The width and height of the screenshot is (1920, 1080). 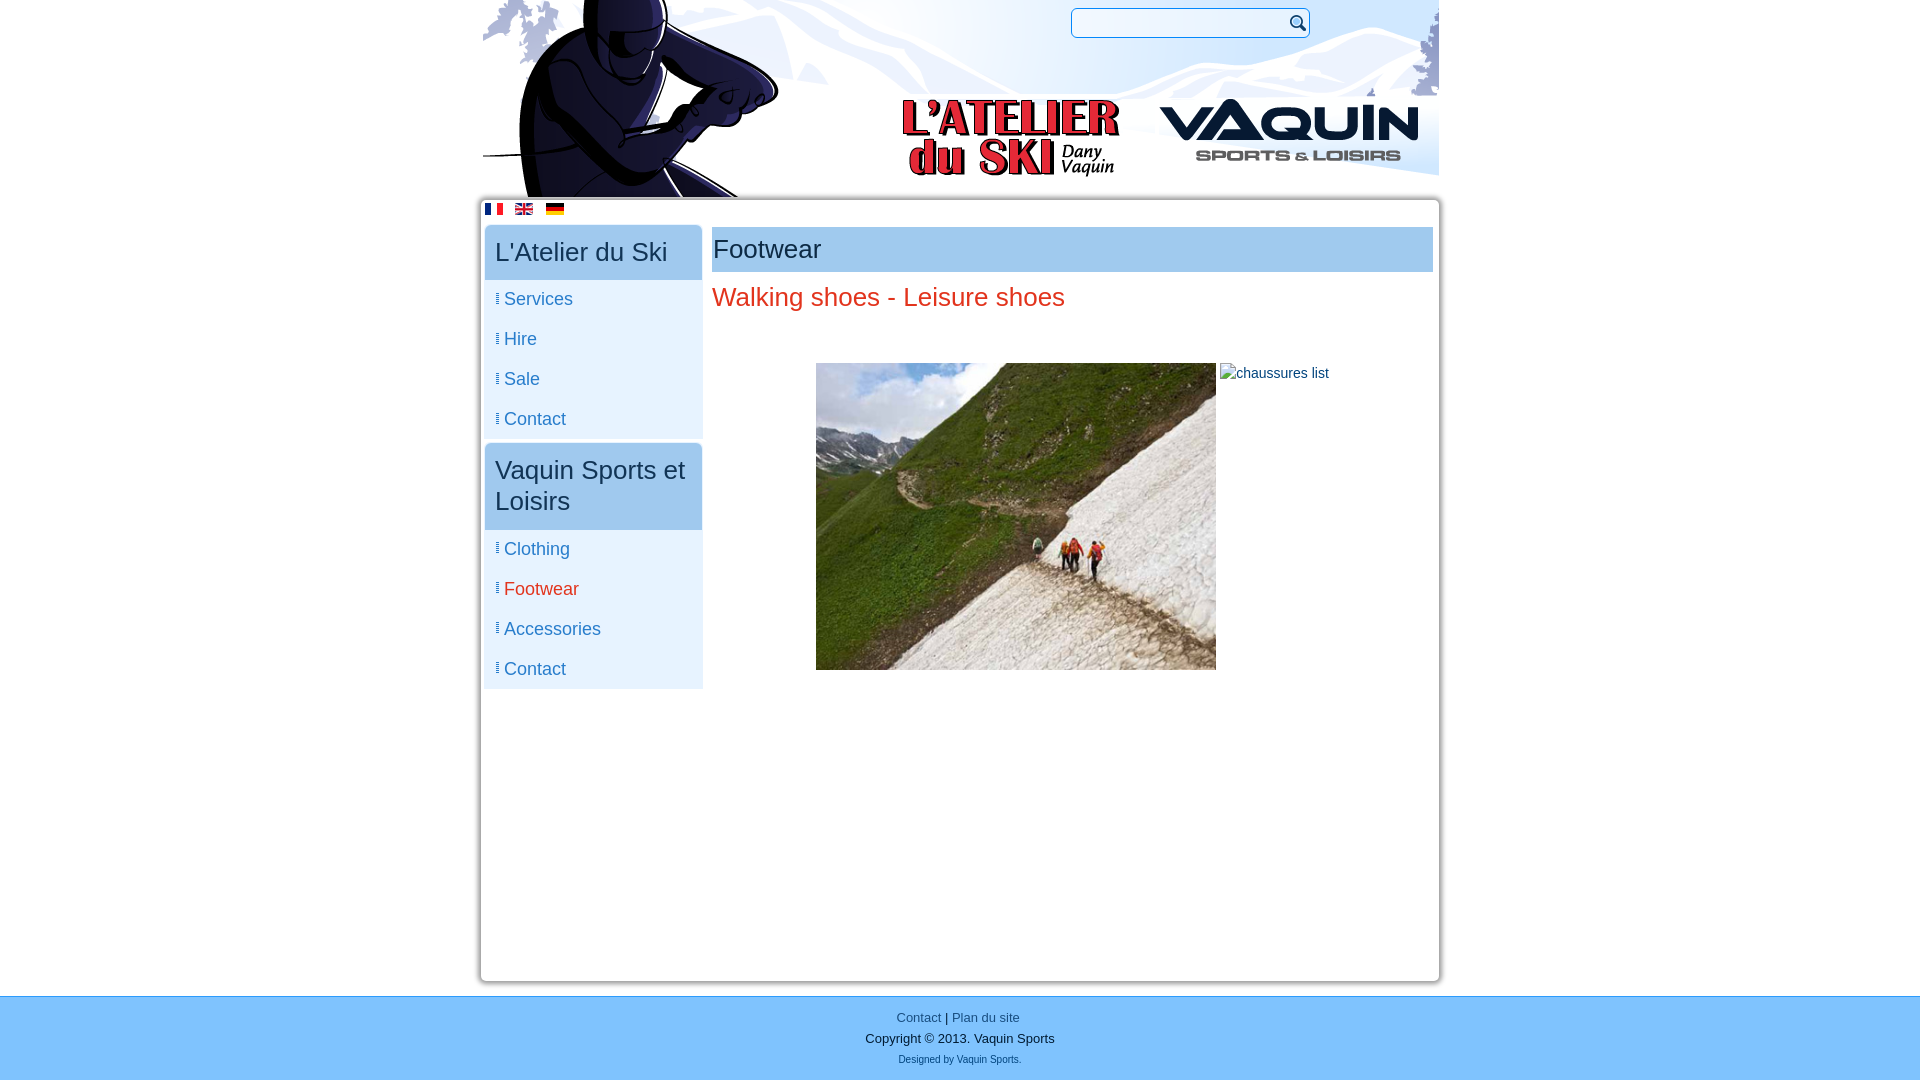 I want to click on 'Deutsch', so click(x=555, y=208).